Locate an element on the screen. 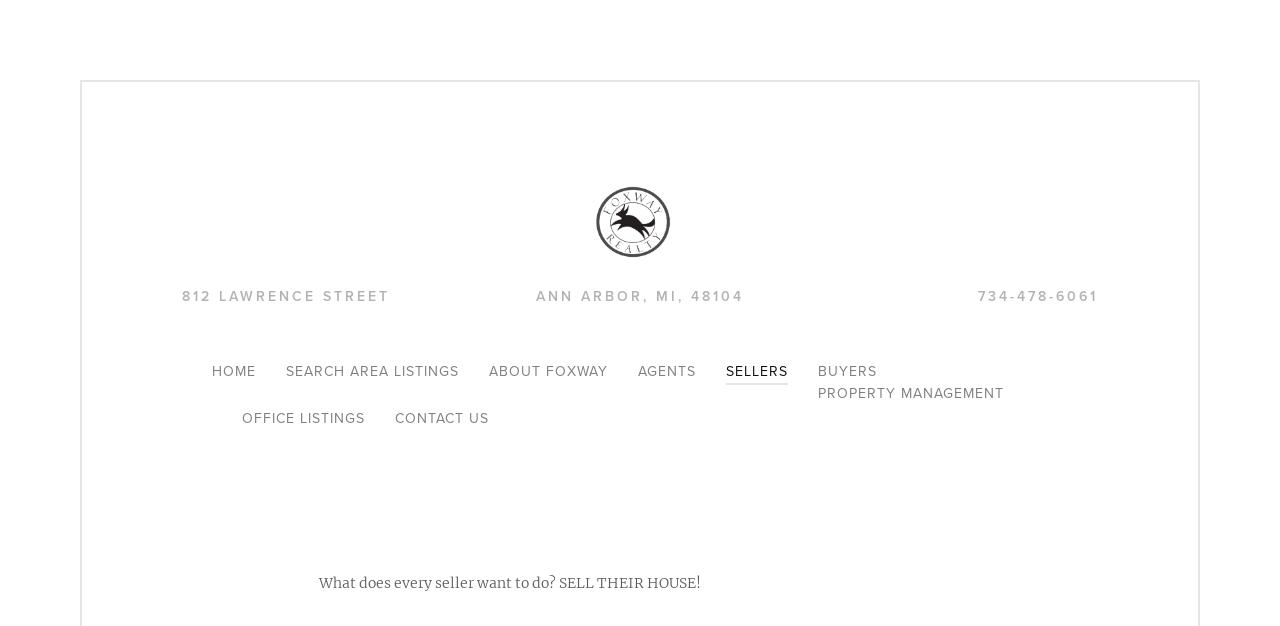 Image resolution: width=1280 pixels, height=626 pixels. 'Office Listings' is located at coordinates (241, 417).